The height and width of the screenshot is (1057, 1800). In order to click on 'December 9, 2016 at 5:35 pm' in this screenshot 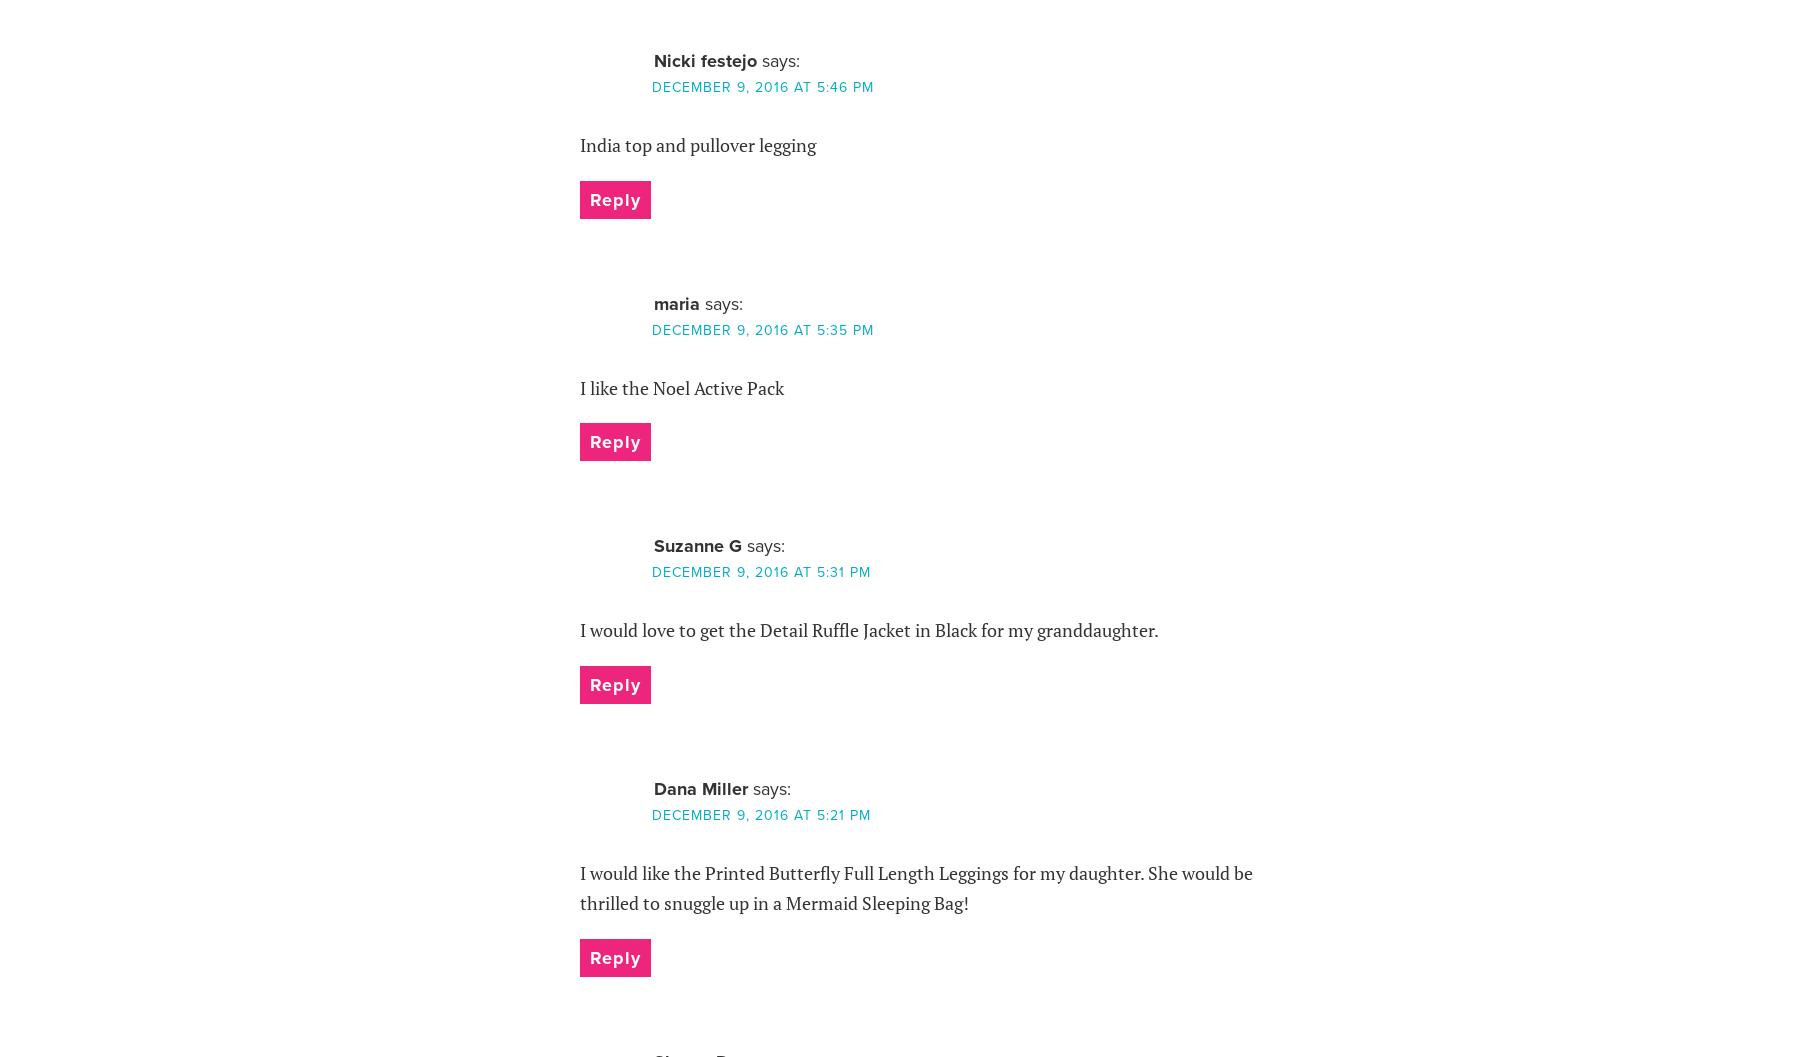, I will do `click(760, 329)`.